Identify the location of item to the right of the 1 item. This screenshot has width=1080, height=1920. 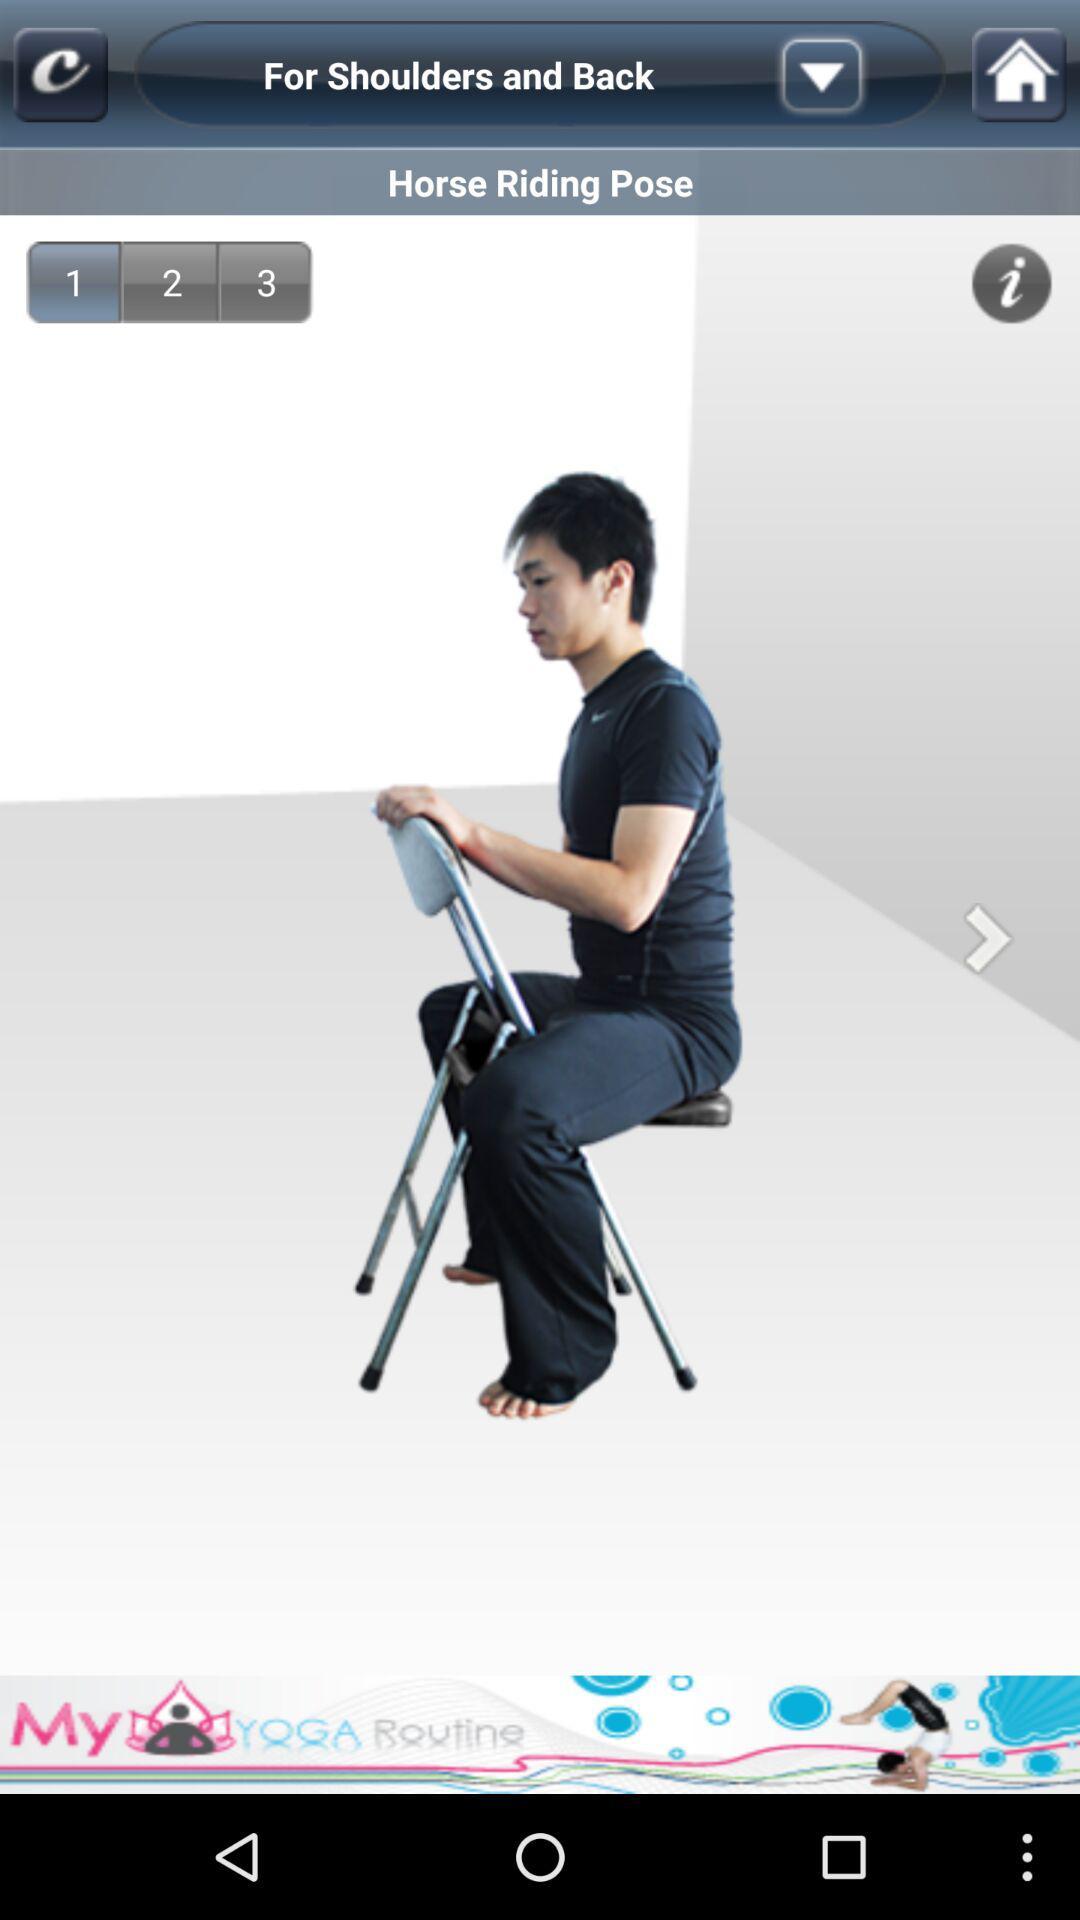
(171, 281).